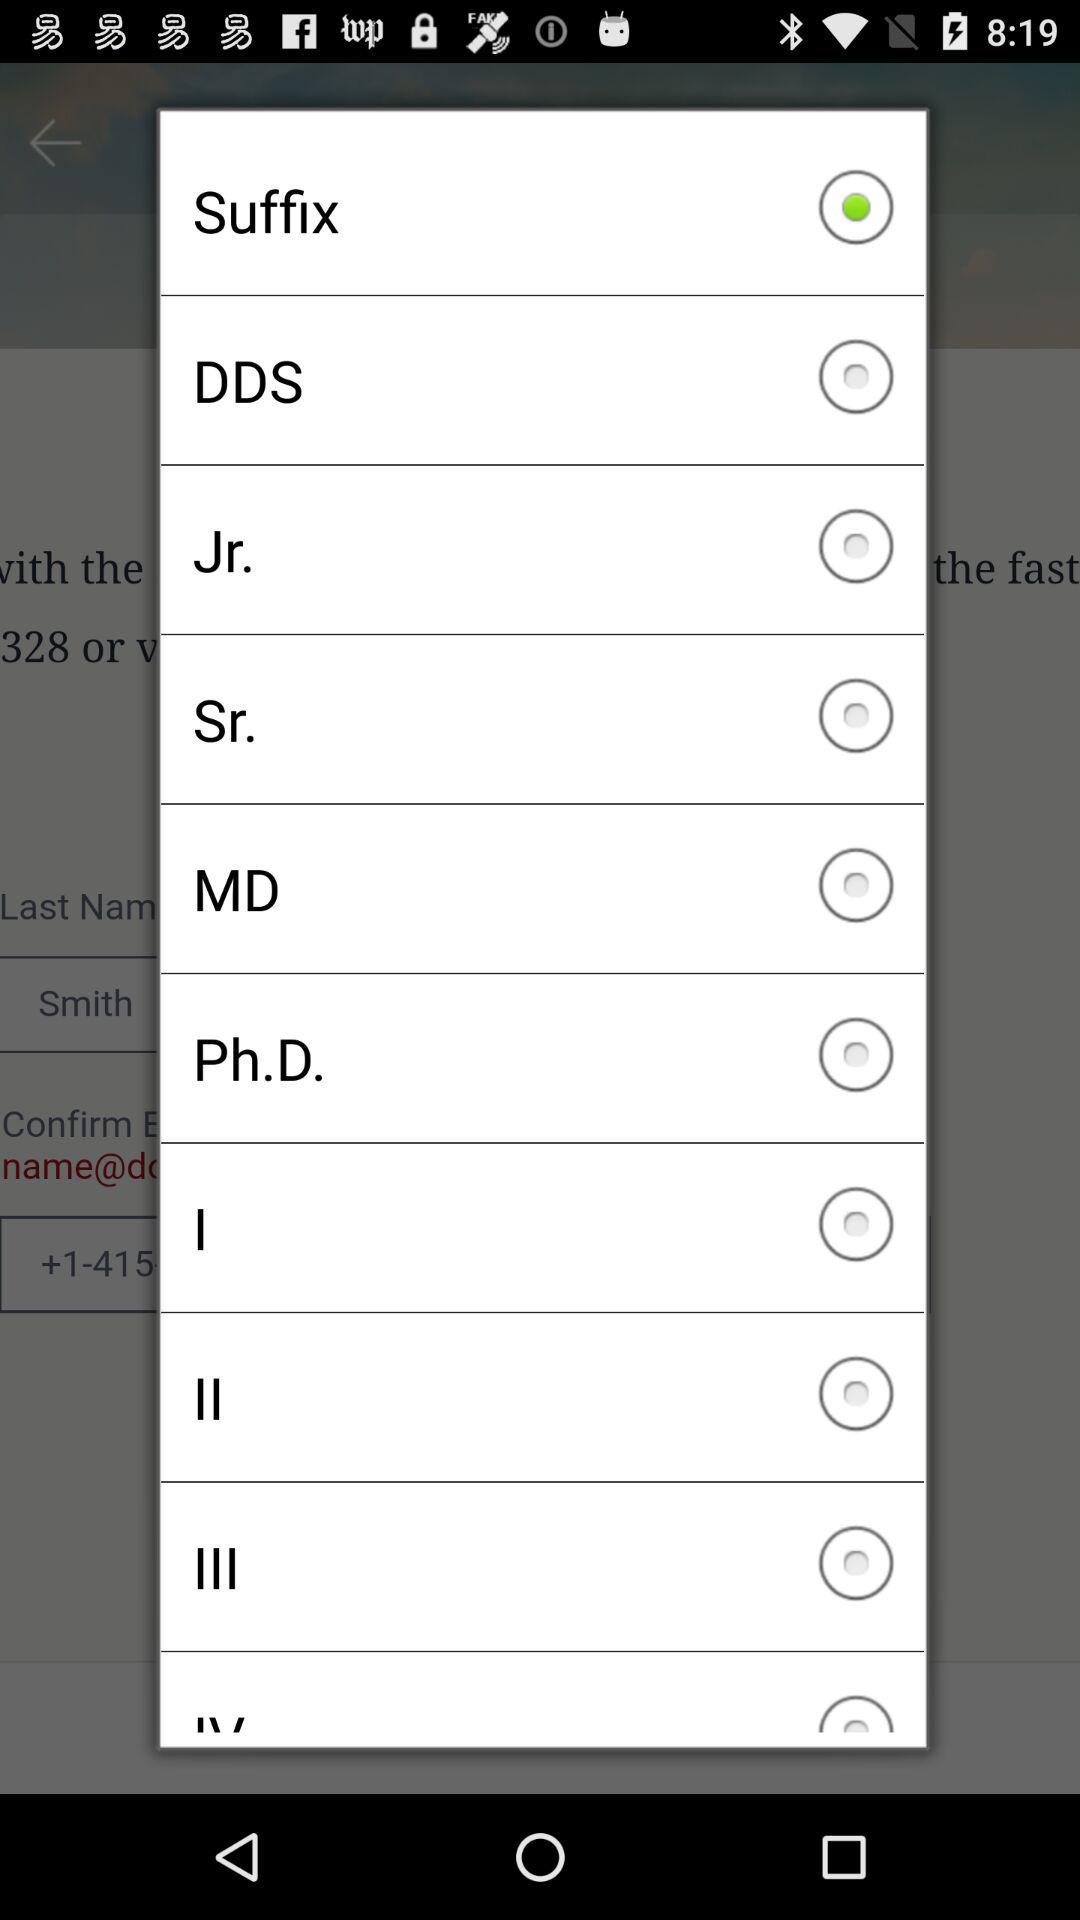  Describe the element at coordinates (542, 1691) in the screenshot. I see `iv` at that location.